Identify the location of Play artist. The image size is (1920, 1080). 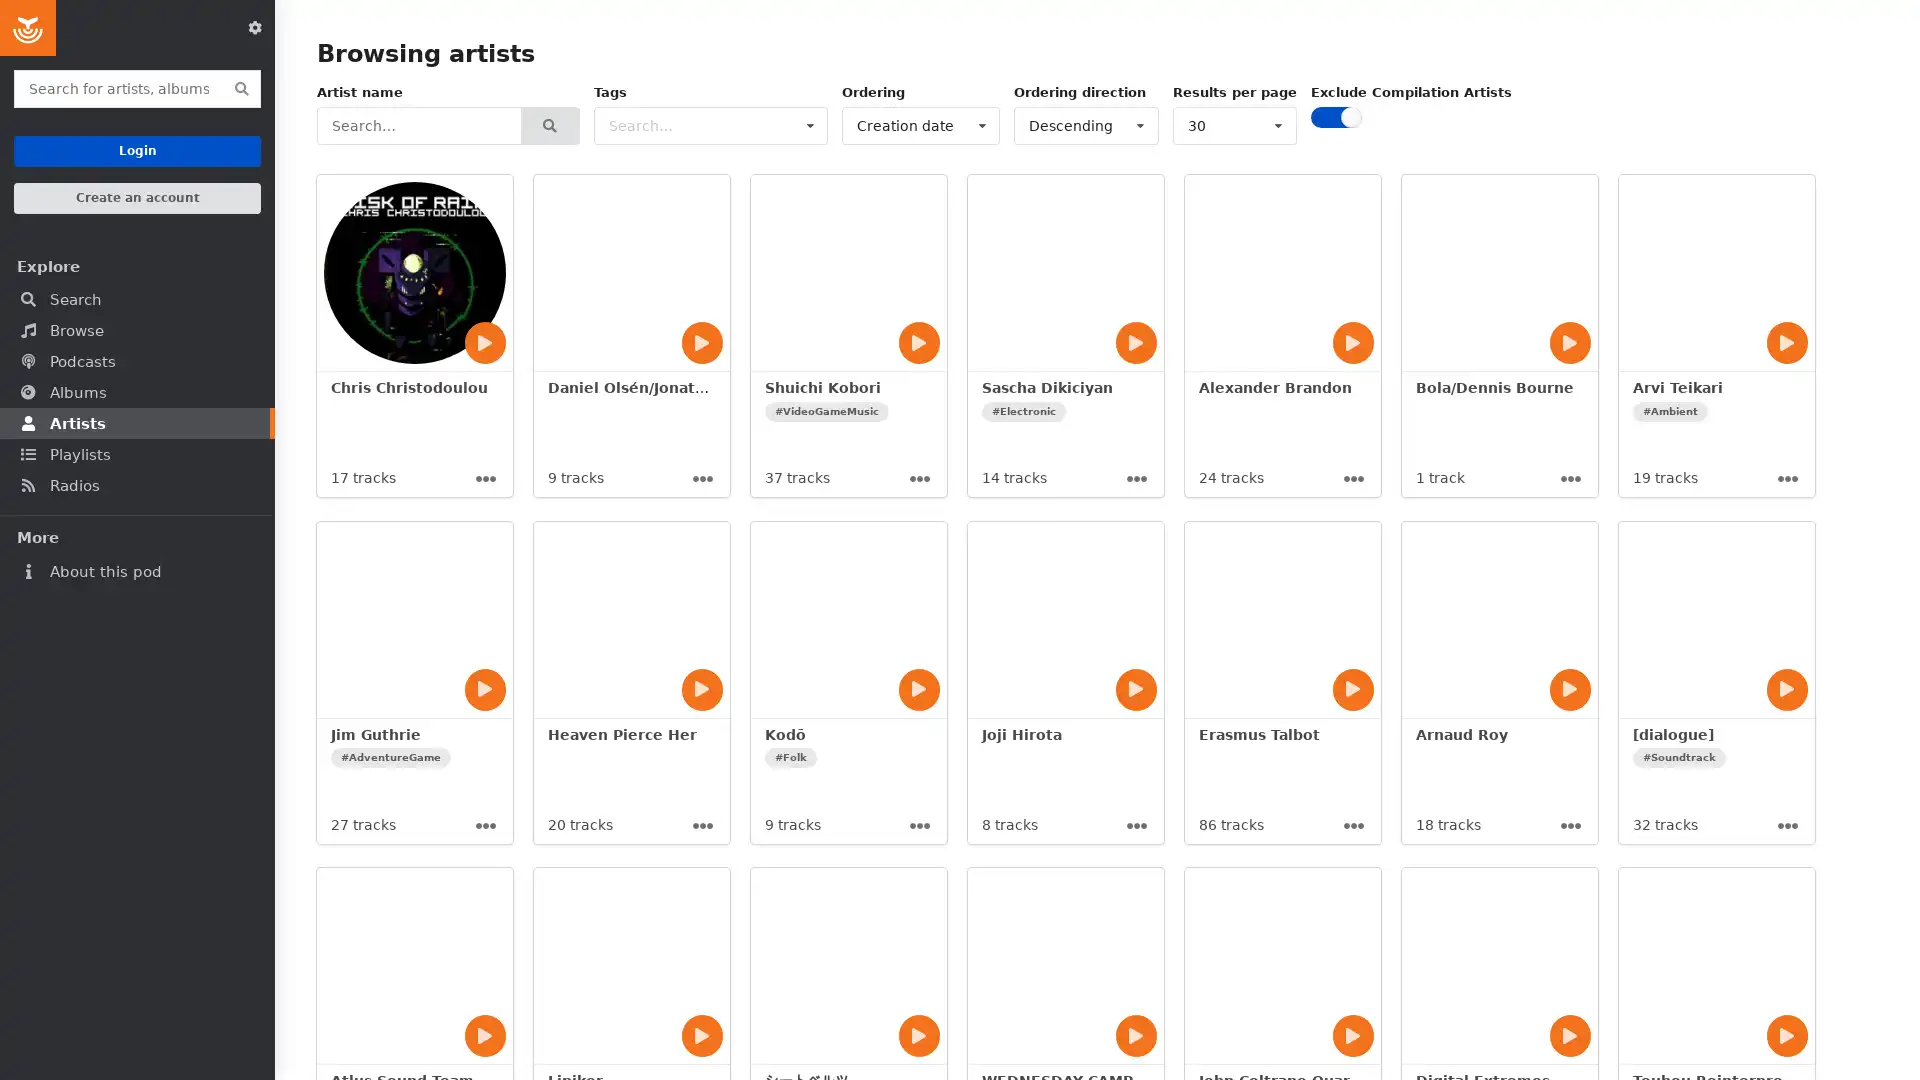
(1136, 1035).